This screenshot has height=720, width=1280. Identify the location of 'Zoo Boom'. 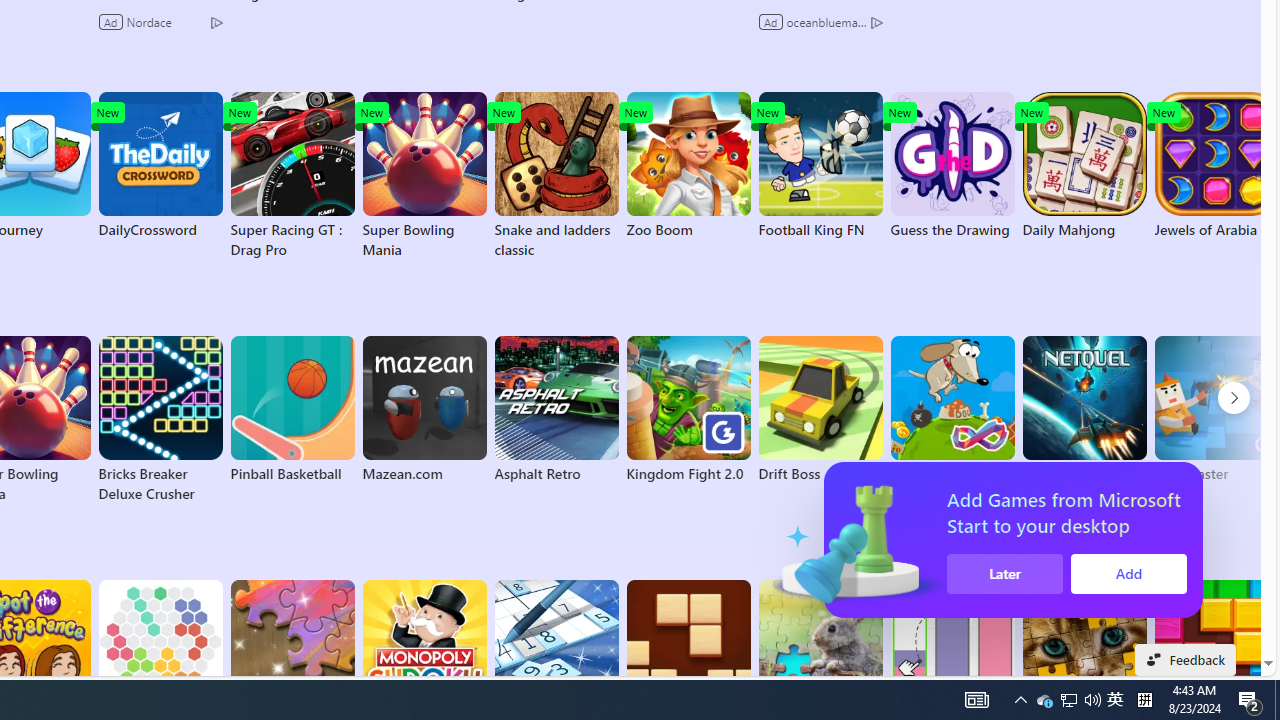
(688, 164).